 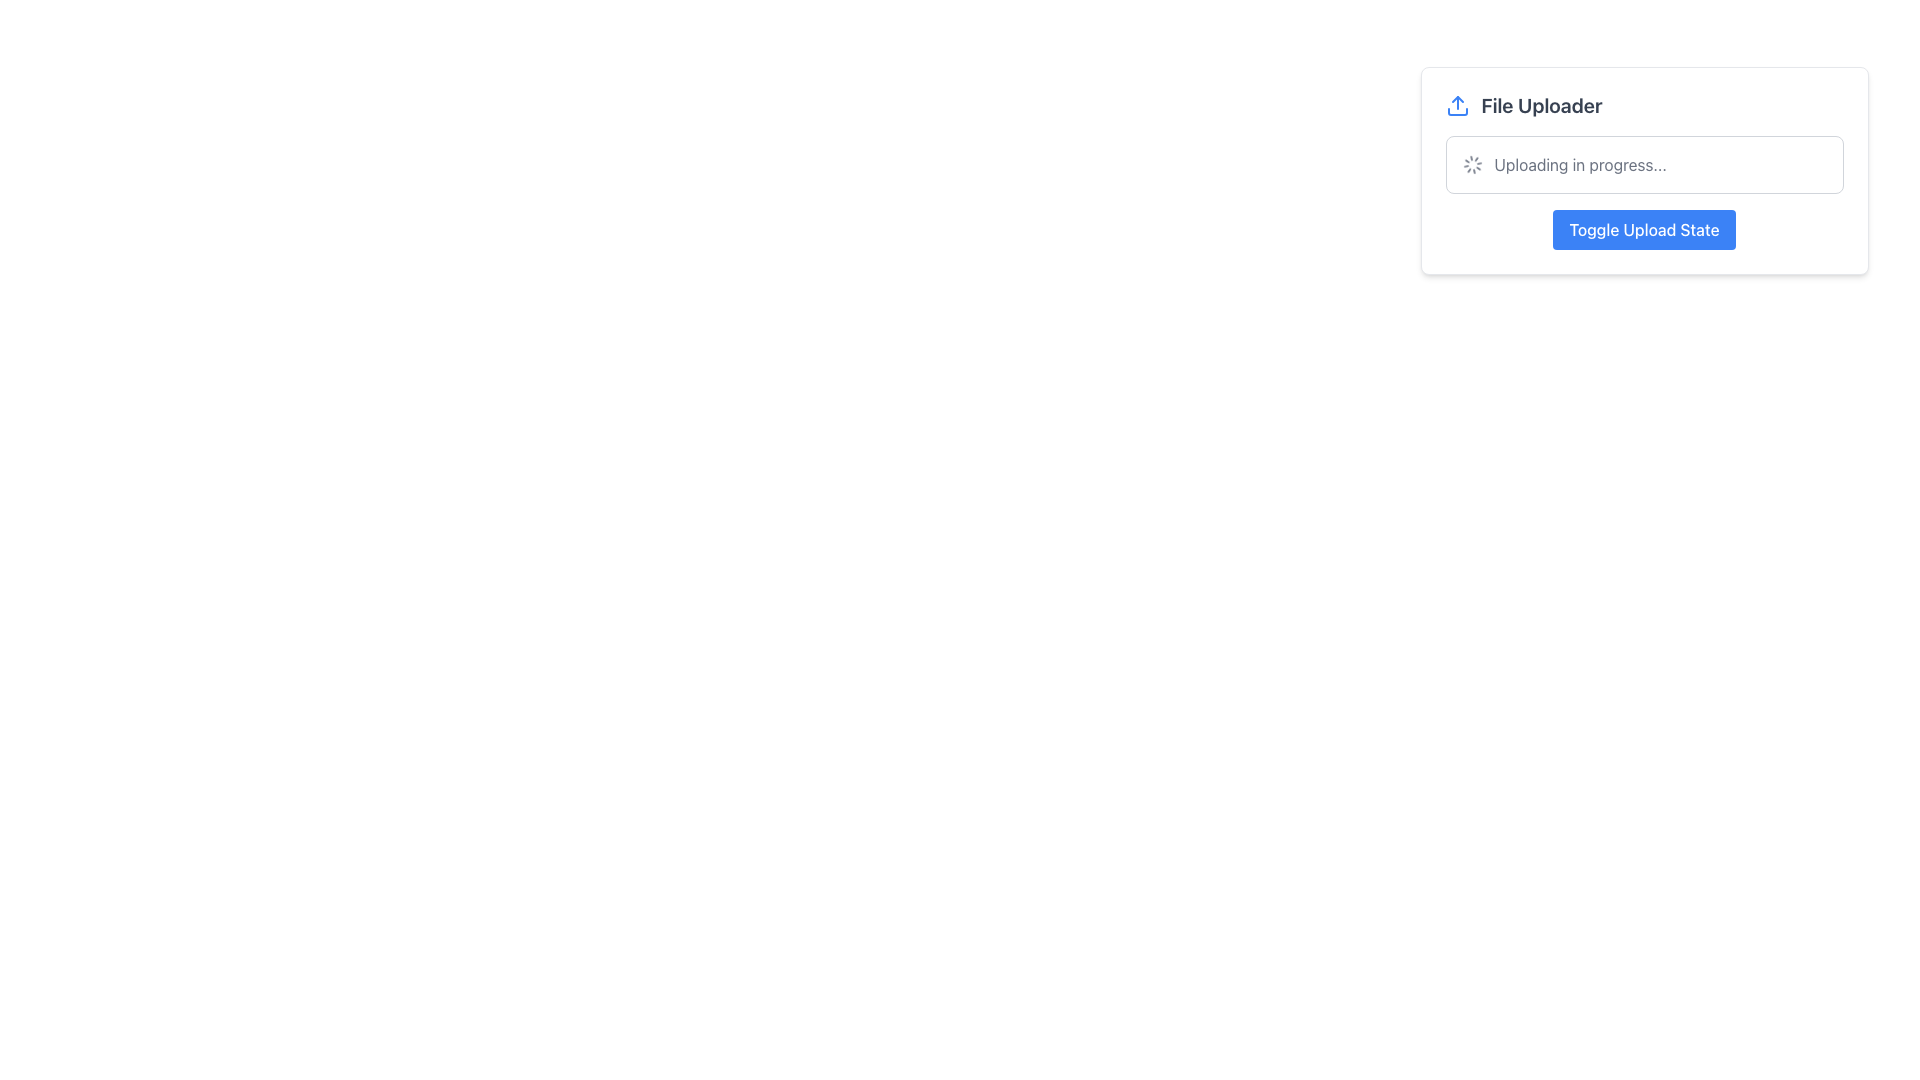 What do you see at coordinates (1472, 164) in the screenshot?
I see `the Loading Indicator spinner icon that indicates an ongoing uploading process, located in the pop-up box labeled 'File Uploader'` at bounding box center [1472, 164].